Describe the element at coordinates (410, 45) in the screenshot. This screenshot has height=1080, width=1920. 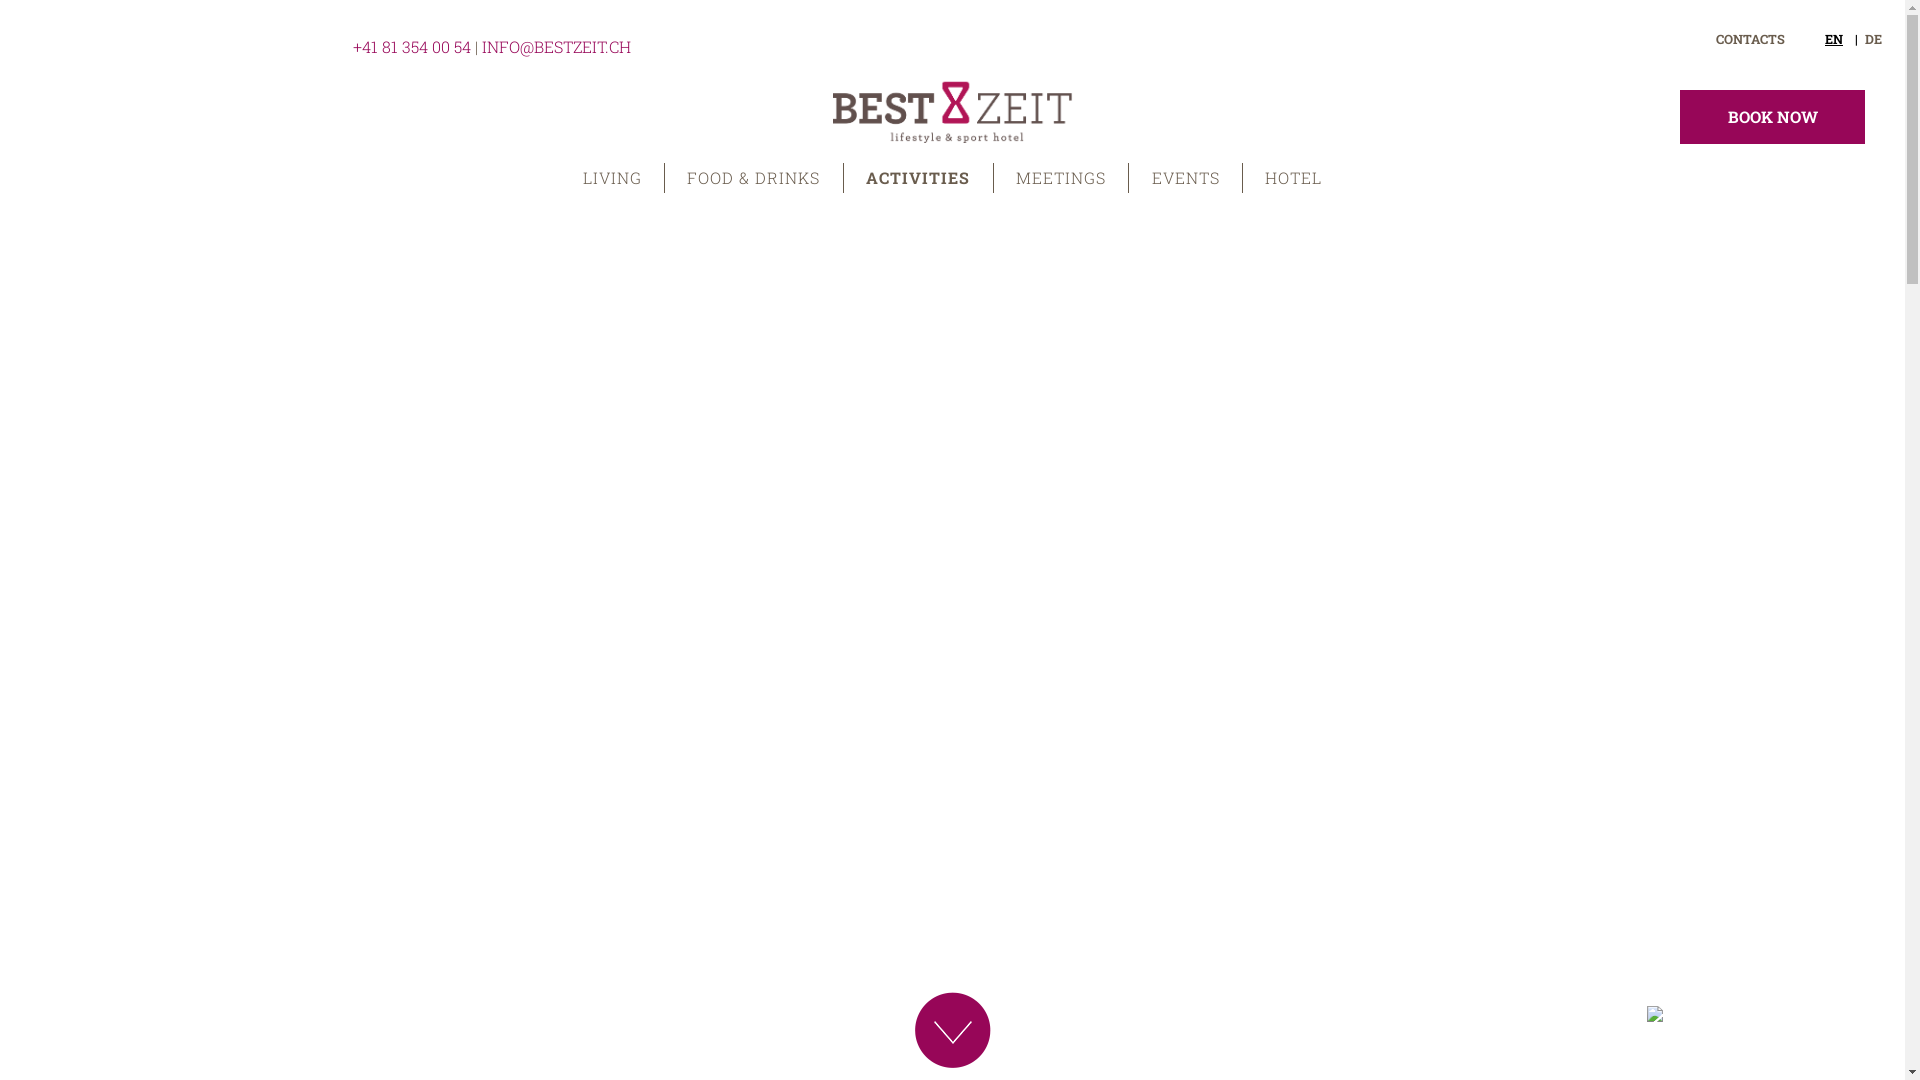
I see `'+41 81 354 00 54'` at that location.